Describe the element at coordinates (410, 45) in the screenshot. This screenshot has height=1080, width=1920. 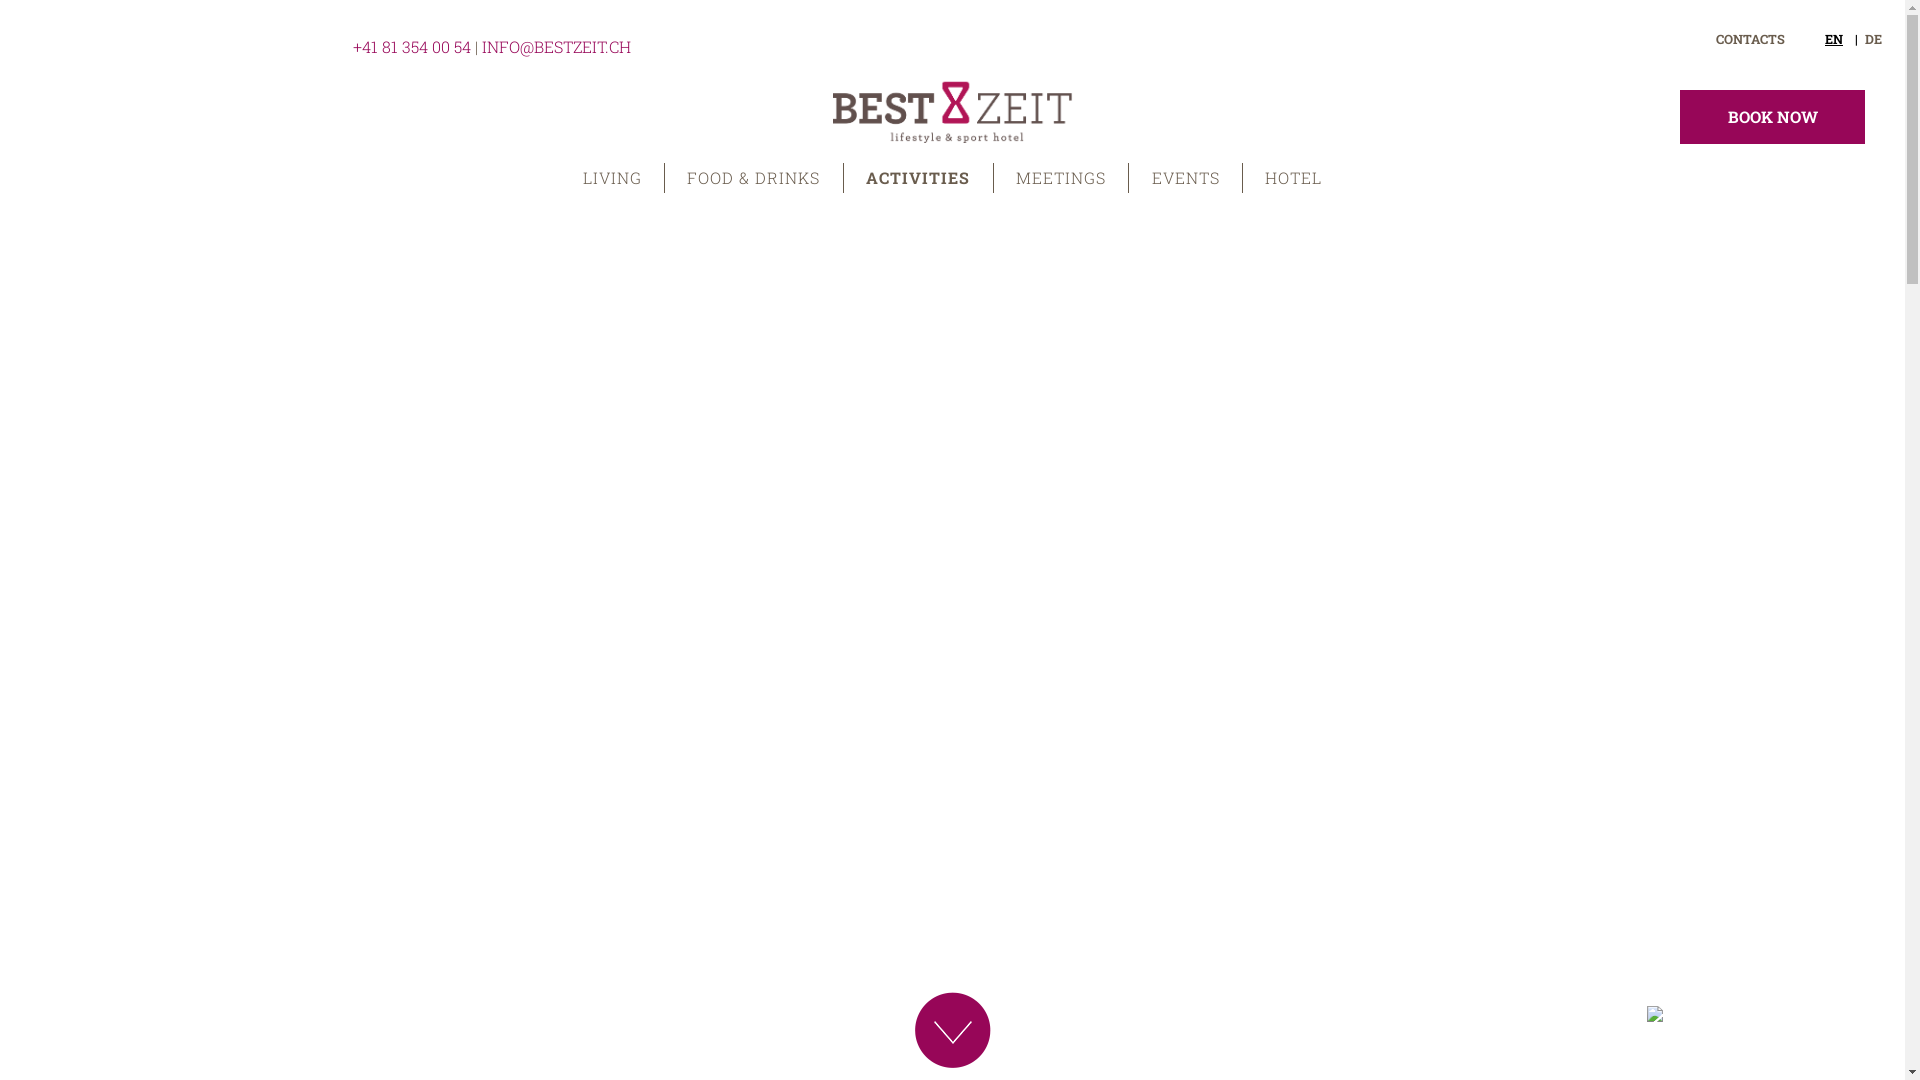
I see `'+41 81 354 00 54'` at that location.